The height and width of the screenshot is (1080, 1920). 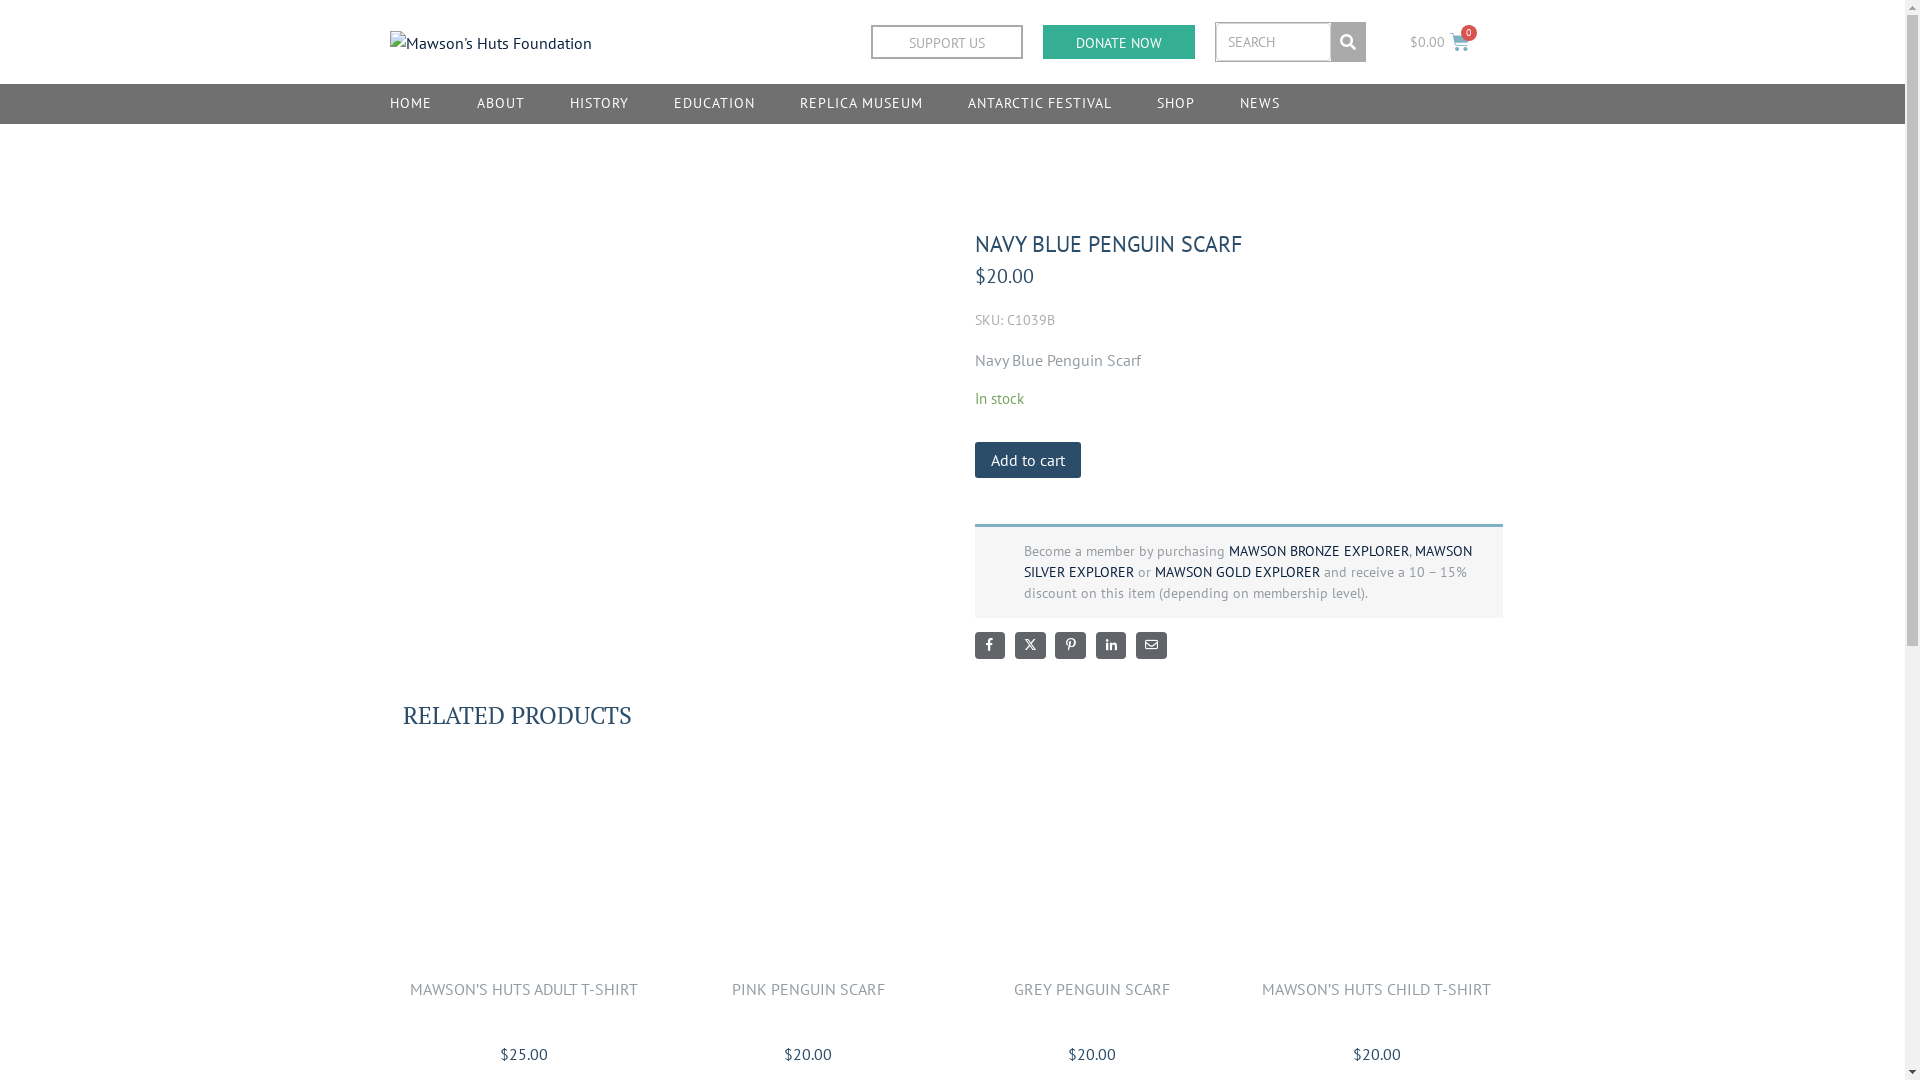 What do you see at coordinates (1247, 561) in the screenshot?
I see `'MAWSON SILVER EXPLORER'` at bounding box center [1247, 561].